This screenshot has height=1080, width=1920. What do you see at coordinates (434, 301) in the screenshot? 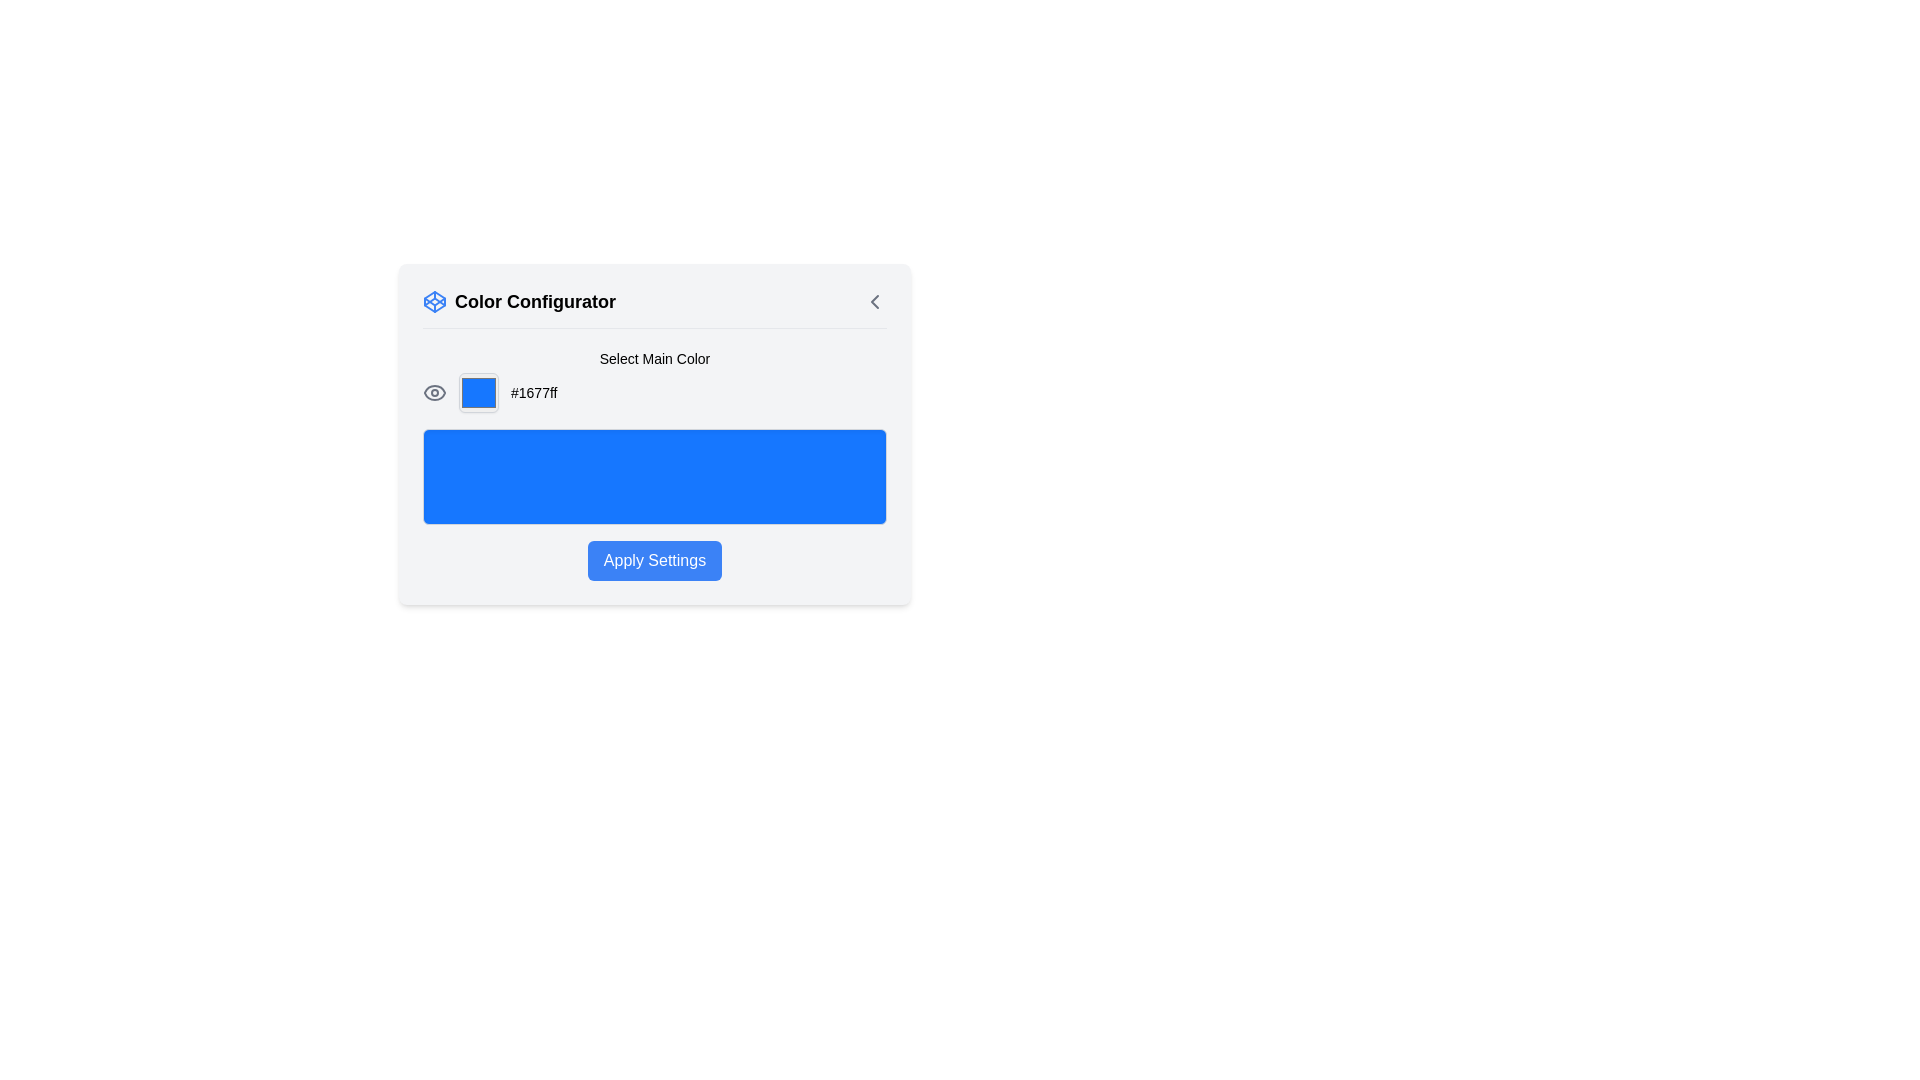
I see `the branding icon located at the top-left corner of the header for the 'Color Configurator' section, adjacent to the text label` at bounding box center [434, 301].